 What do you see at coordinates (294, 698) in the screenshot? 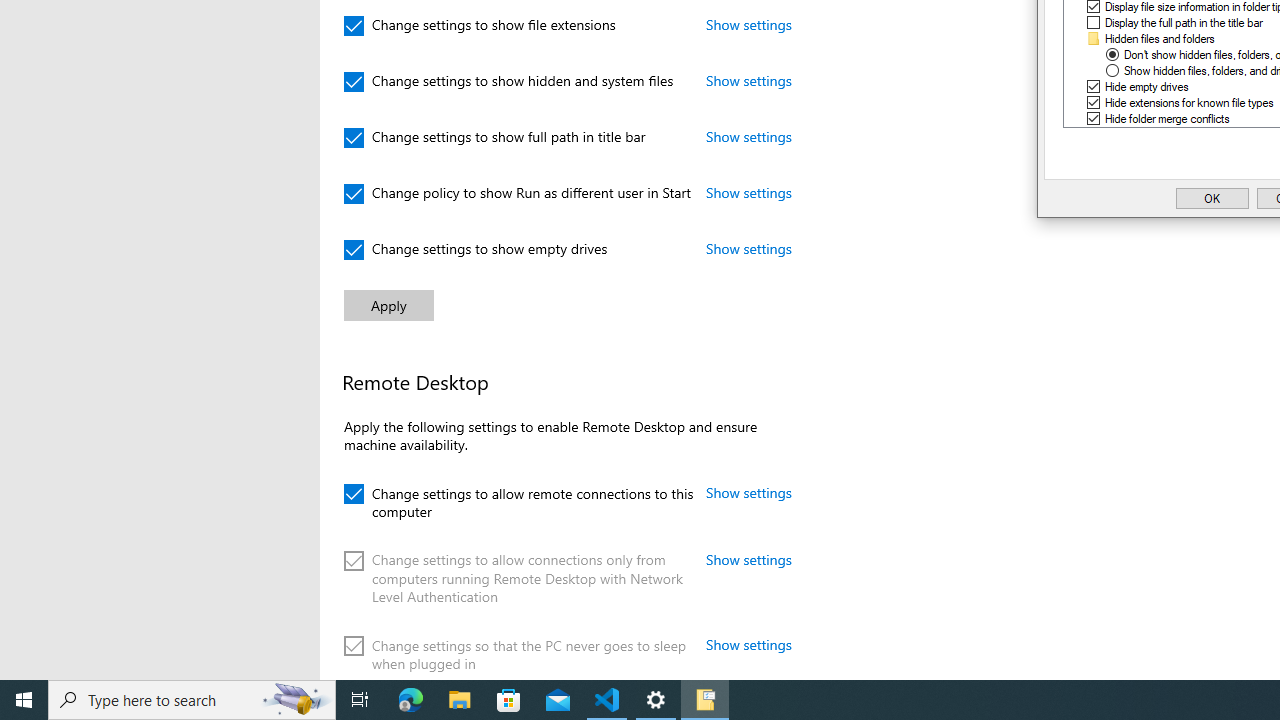
I see `'Search highlights icon opens search home window'` at bounding box center [294, 698].